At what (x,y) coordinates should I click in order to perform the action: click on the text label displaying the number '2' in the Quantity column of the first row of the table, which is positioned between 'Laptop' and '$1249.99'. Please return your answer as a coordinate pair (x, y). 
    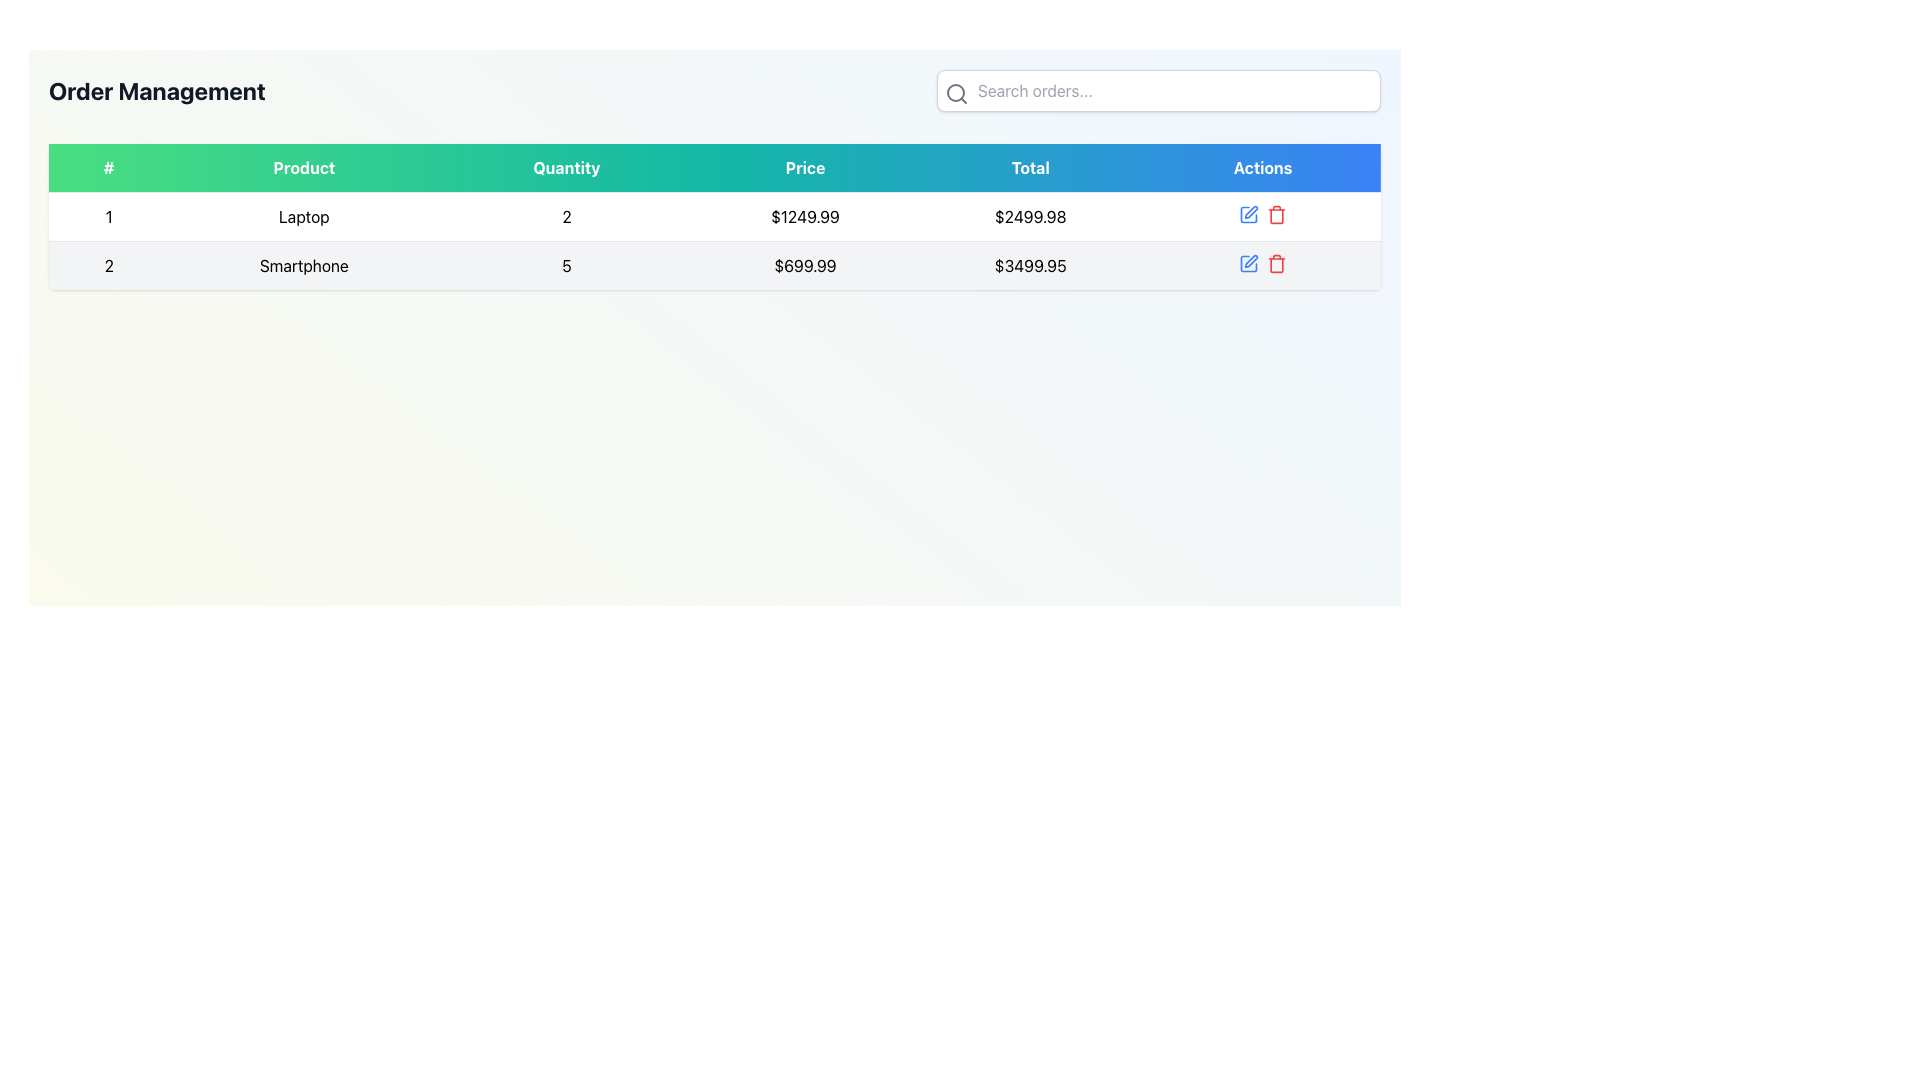
    Looking at the image, I should click on (565, 216).